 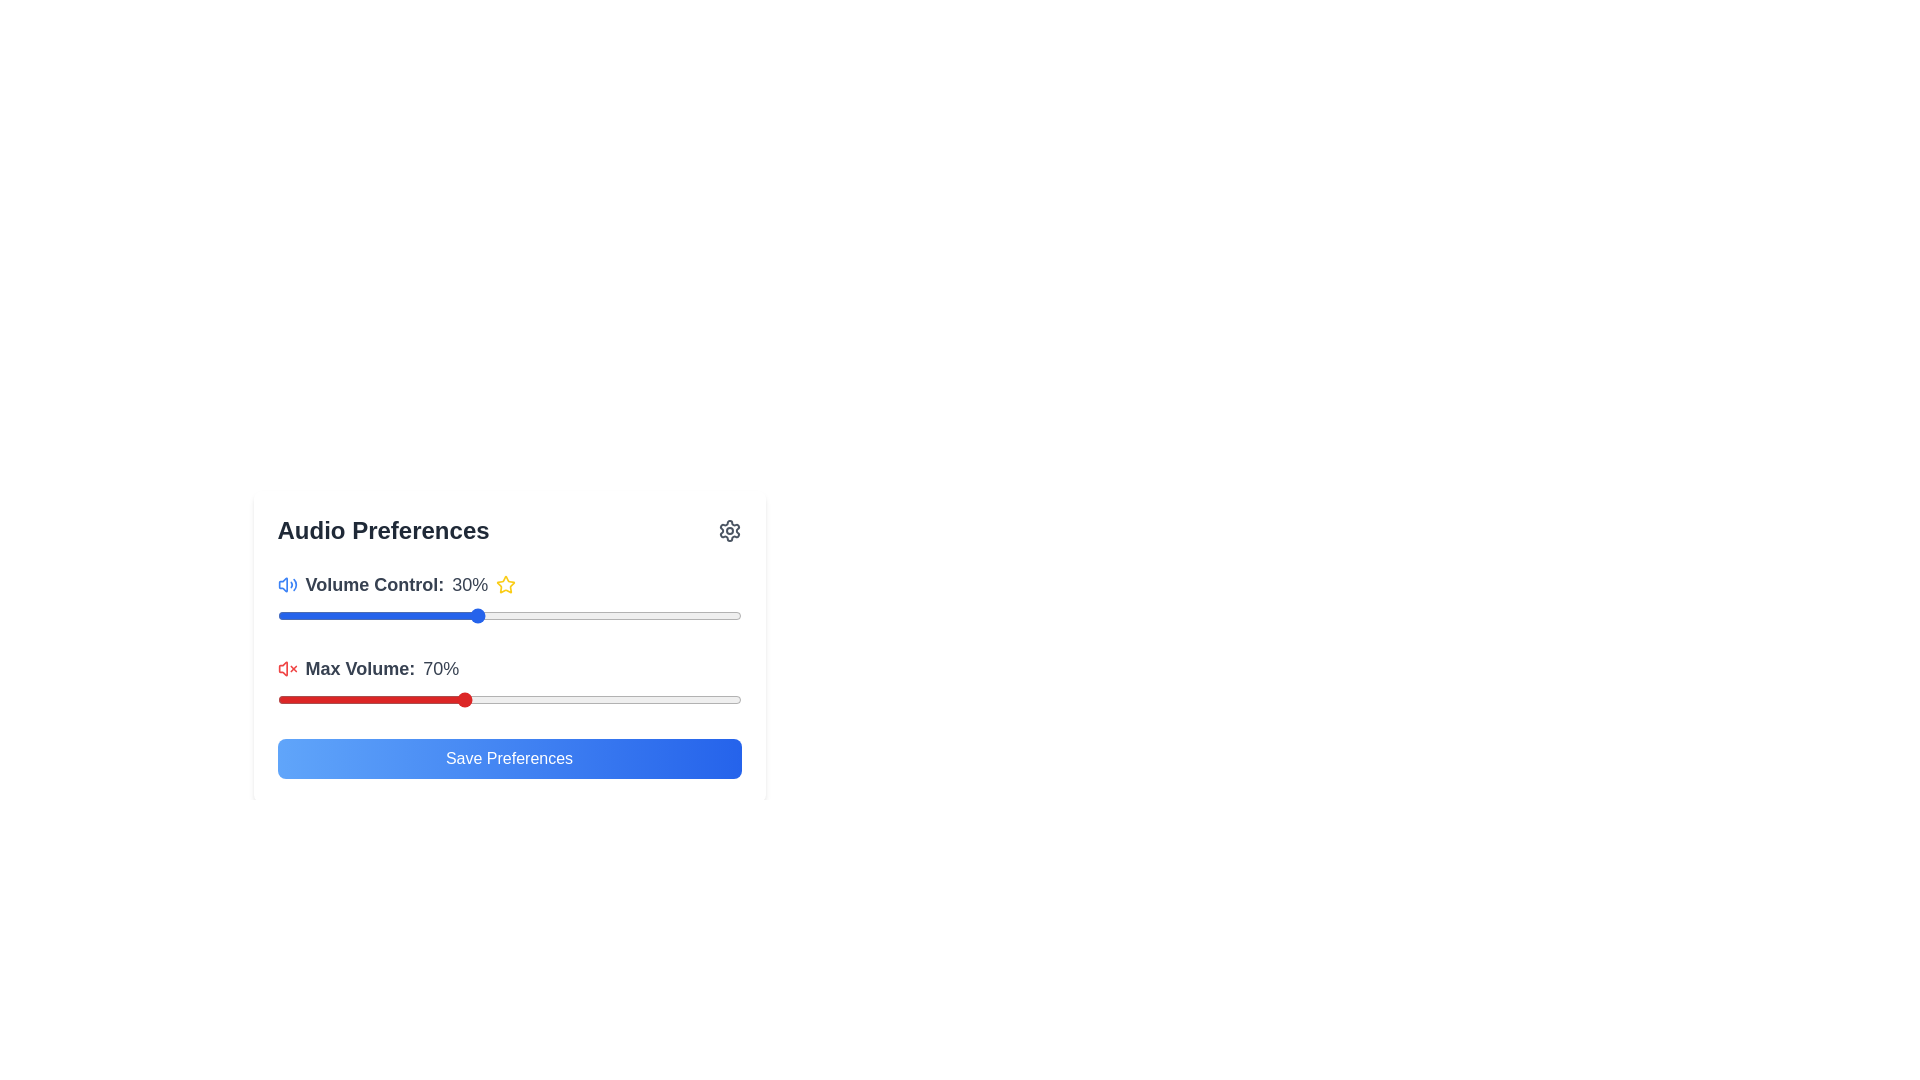 I want to click on the volume control icon, which is located to the left of the text '30%' and above a blue progress bar, so click(x=286, y=585).